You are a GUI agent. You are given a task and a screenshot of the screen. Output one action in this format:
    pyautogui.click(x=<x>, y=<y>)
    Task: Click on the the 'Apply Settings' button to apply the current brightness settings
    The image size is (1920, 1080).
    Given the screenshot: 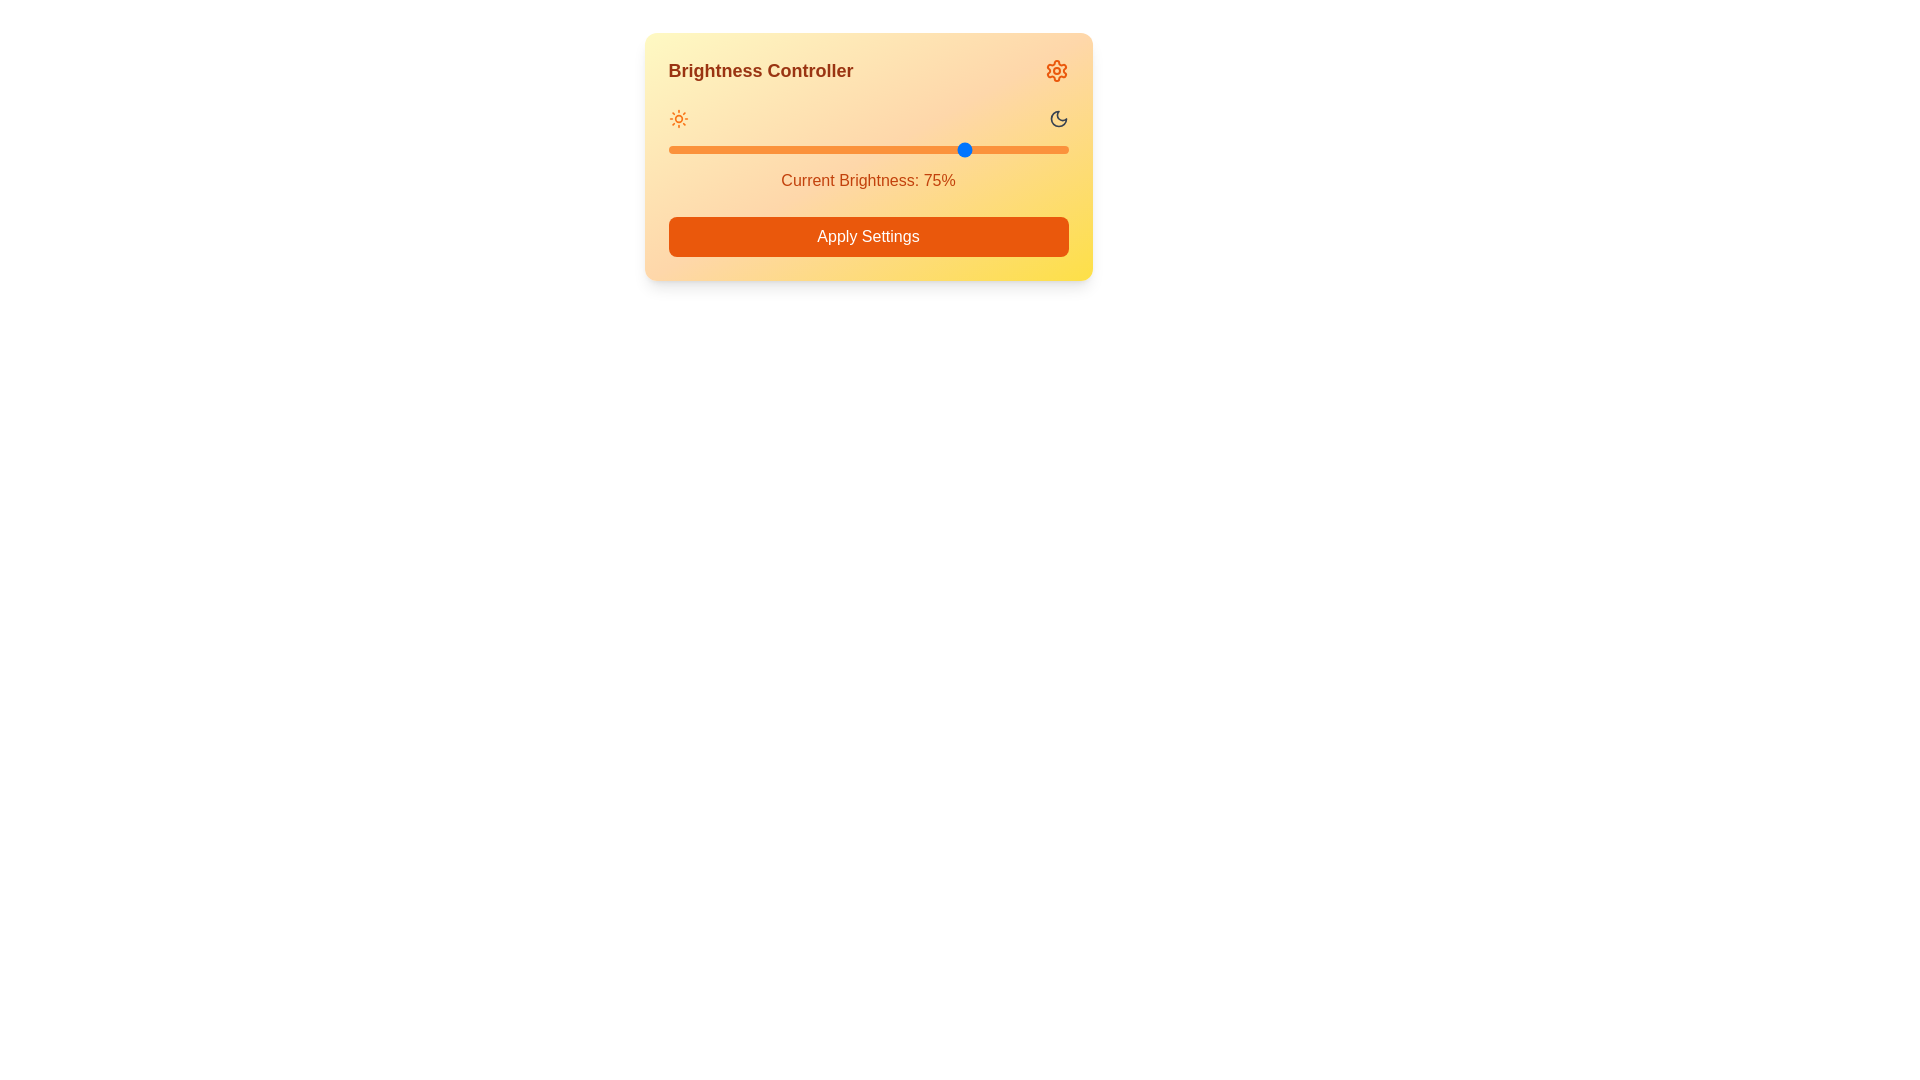 What is the action you would take?
    pyautogui.click(x=868, y=235)
    